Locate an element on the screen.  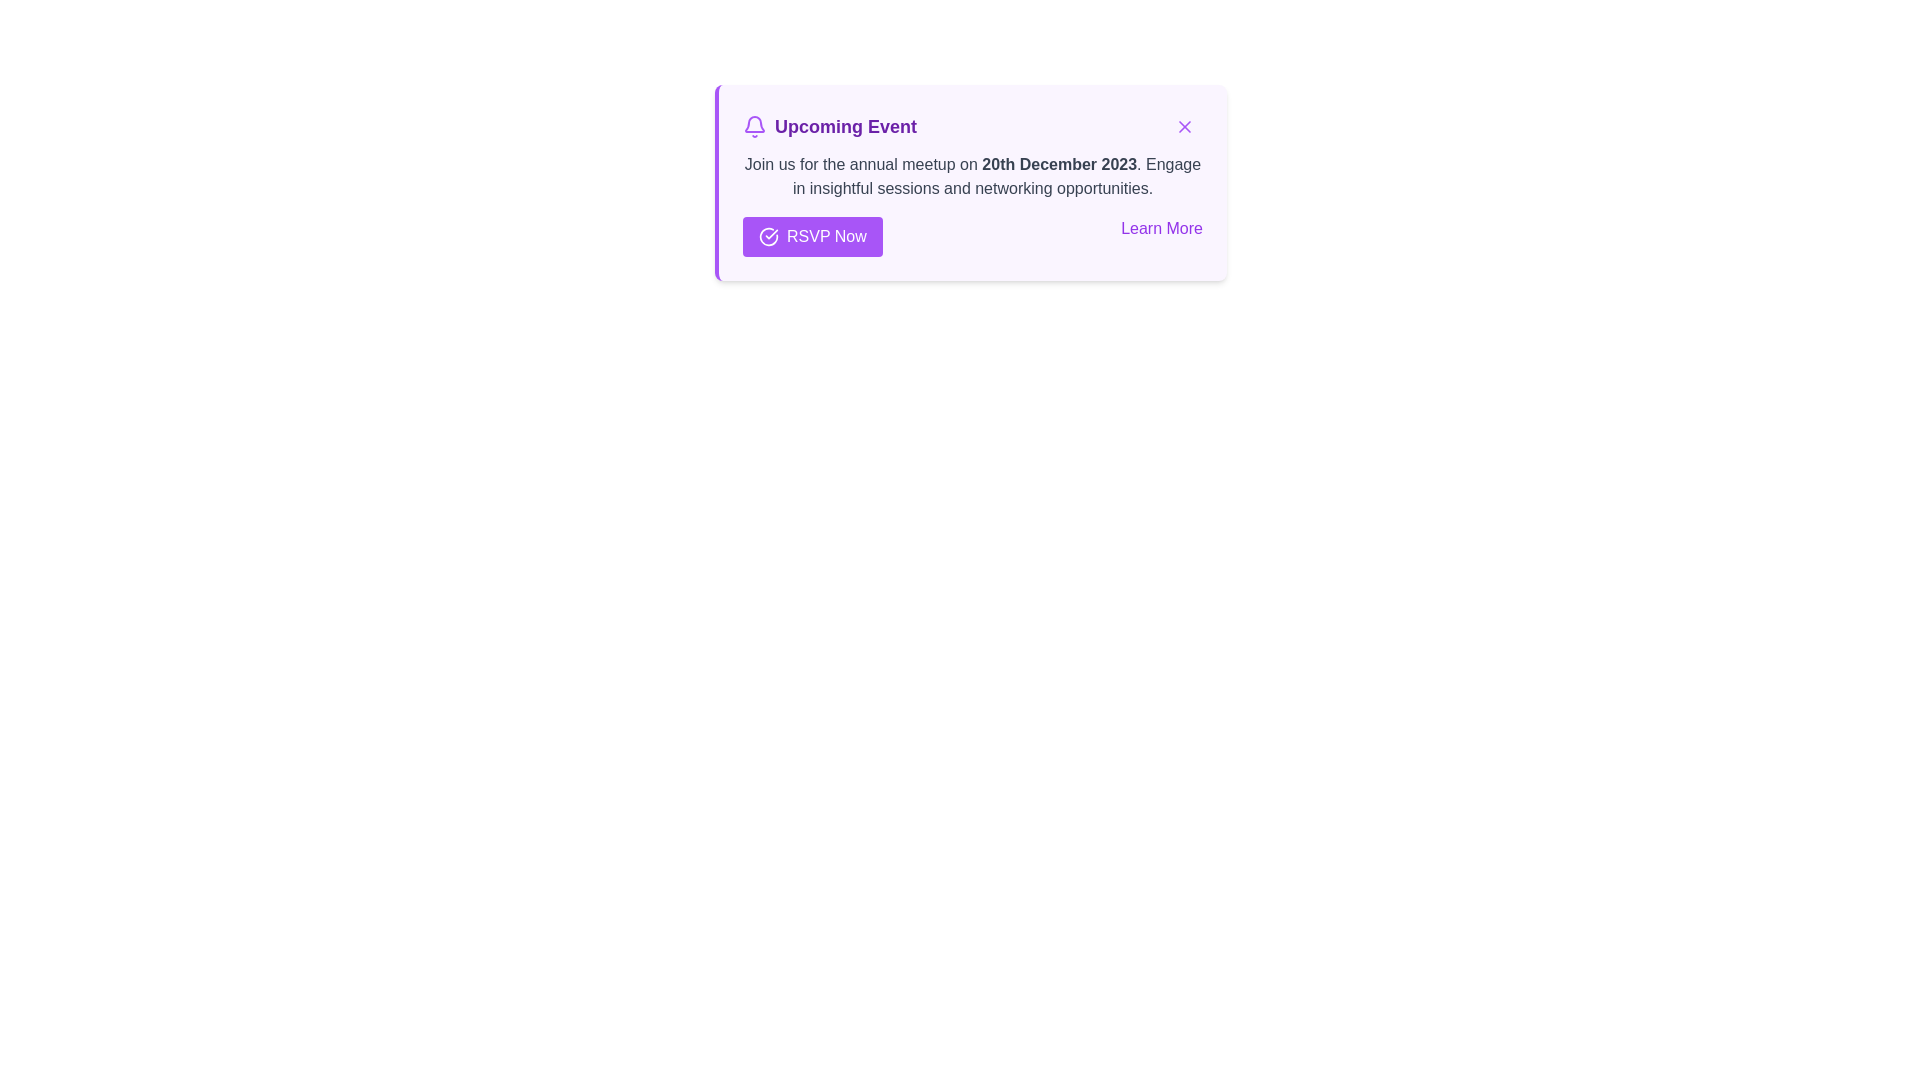
the static text displaying the event date within the notification card titled 'Upcoming Event', located on the second line after 'Join us for the annual meetup on' is located at coordinates (1058, 163).